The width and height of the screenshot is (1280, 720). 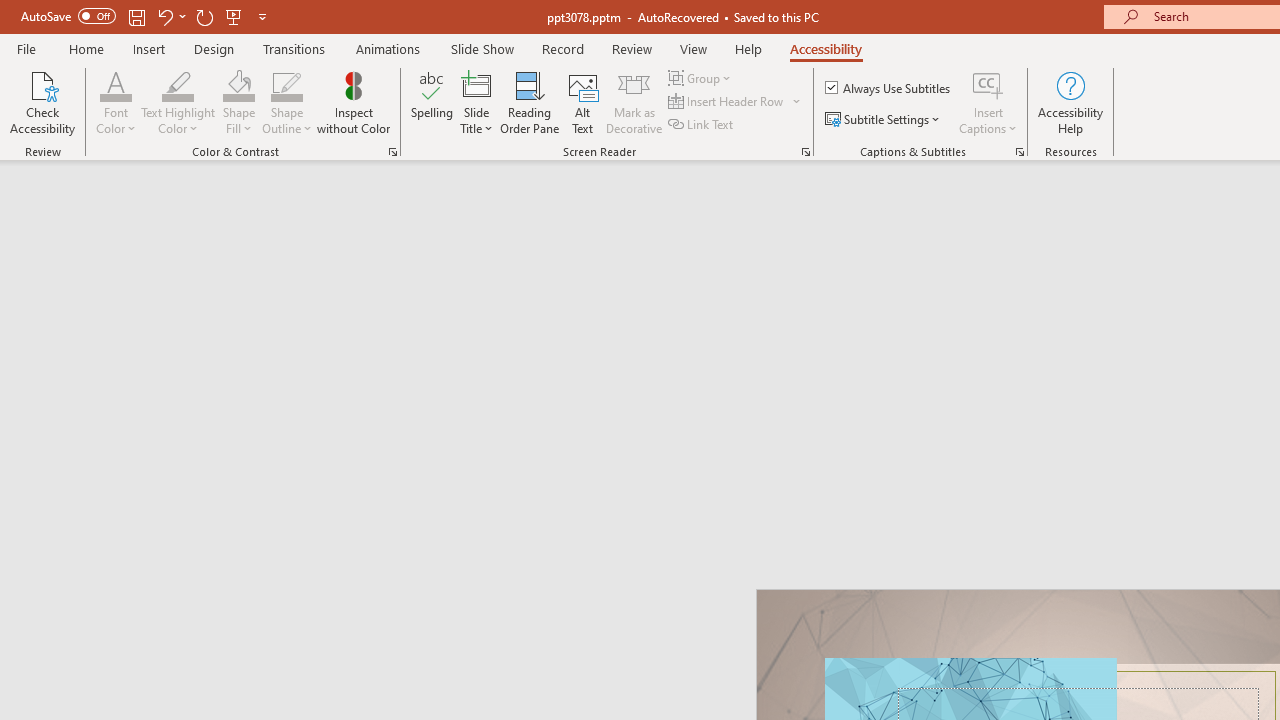 What do you see at coordinates (286, 84) in the screenshot?
I see `'Shape Outline'` at bounding box center [286, 84].